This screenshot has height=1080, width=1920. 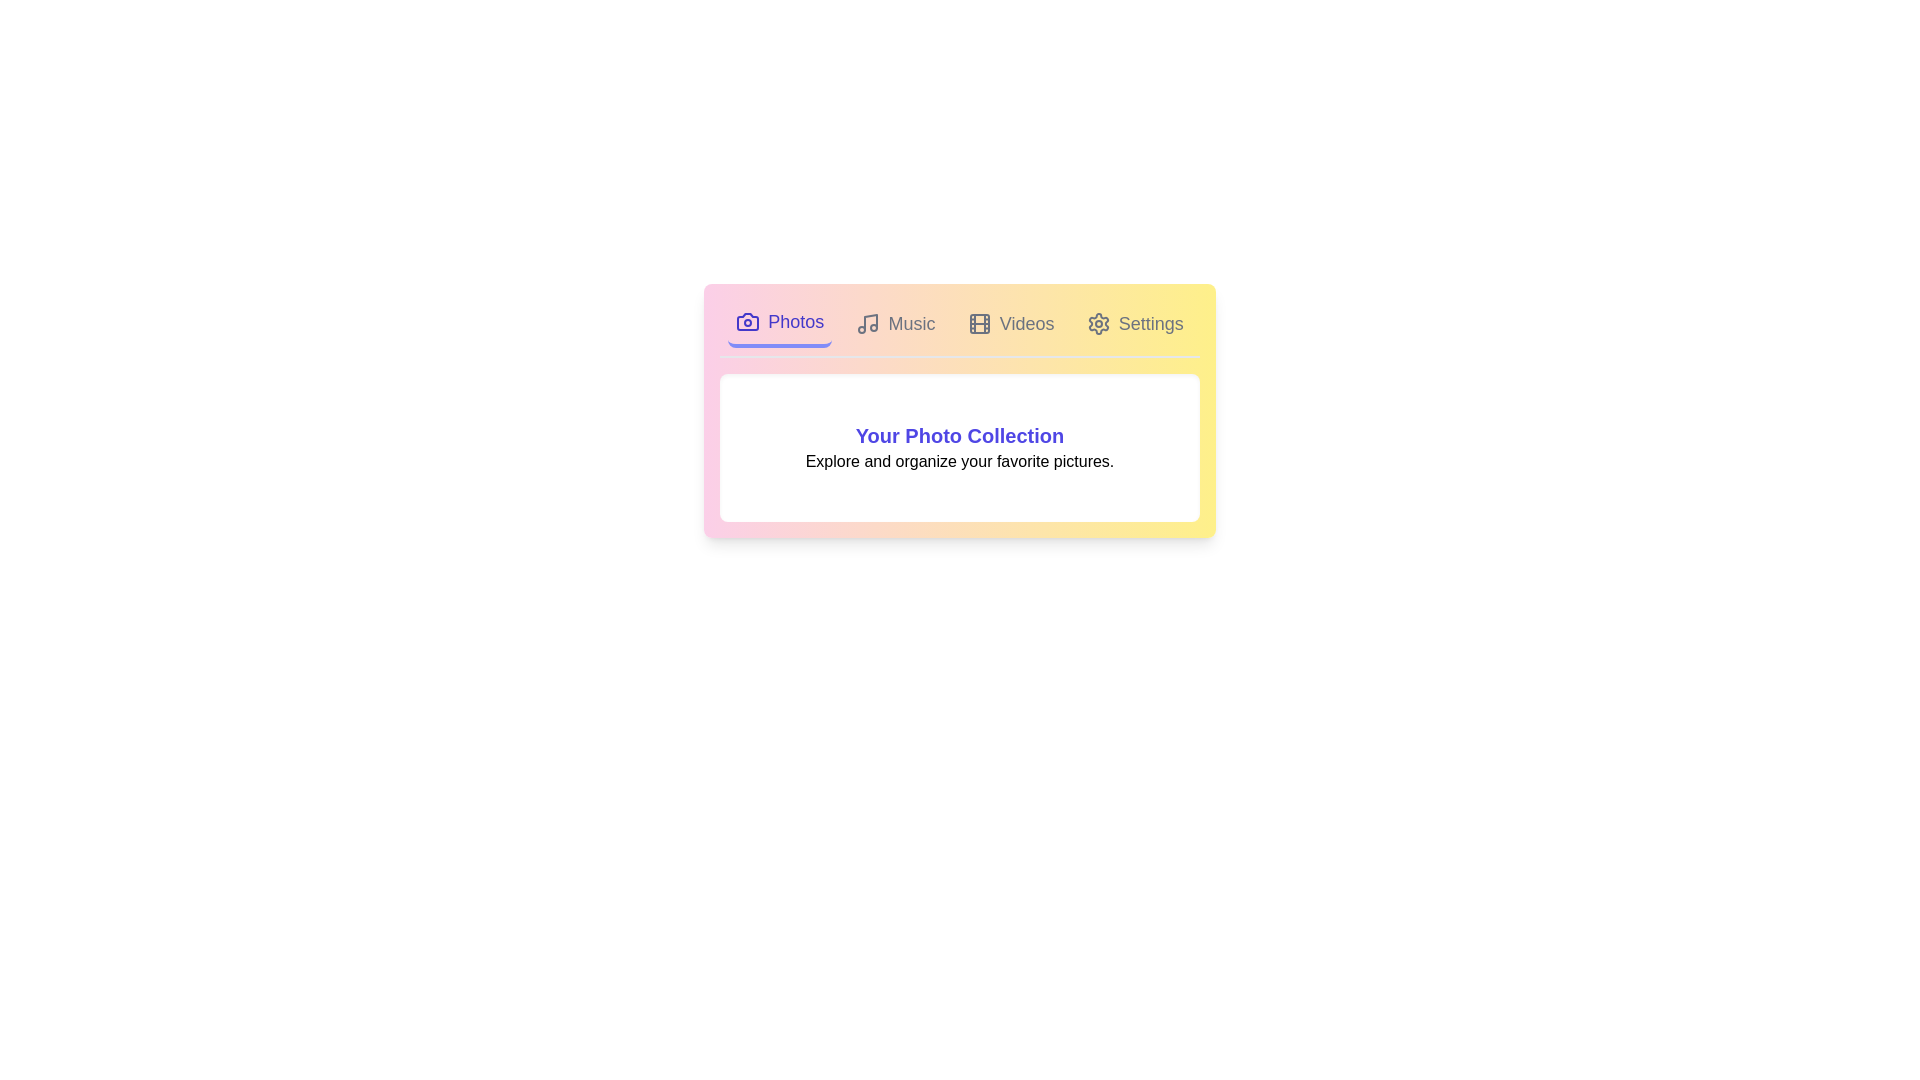 I want to click on the Settings tab to navigate to it, so click(x=1135, y=323).